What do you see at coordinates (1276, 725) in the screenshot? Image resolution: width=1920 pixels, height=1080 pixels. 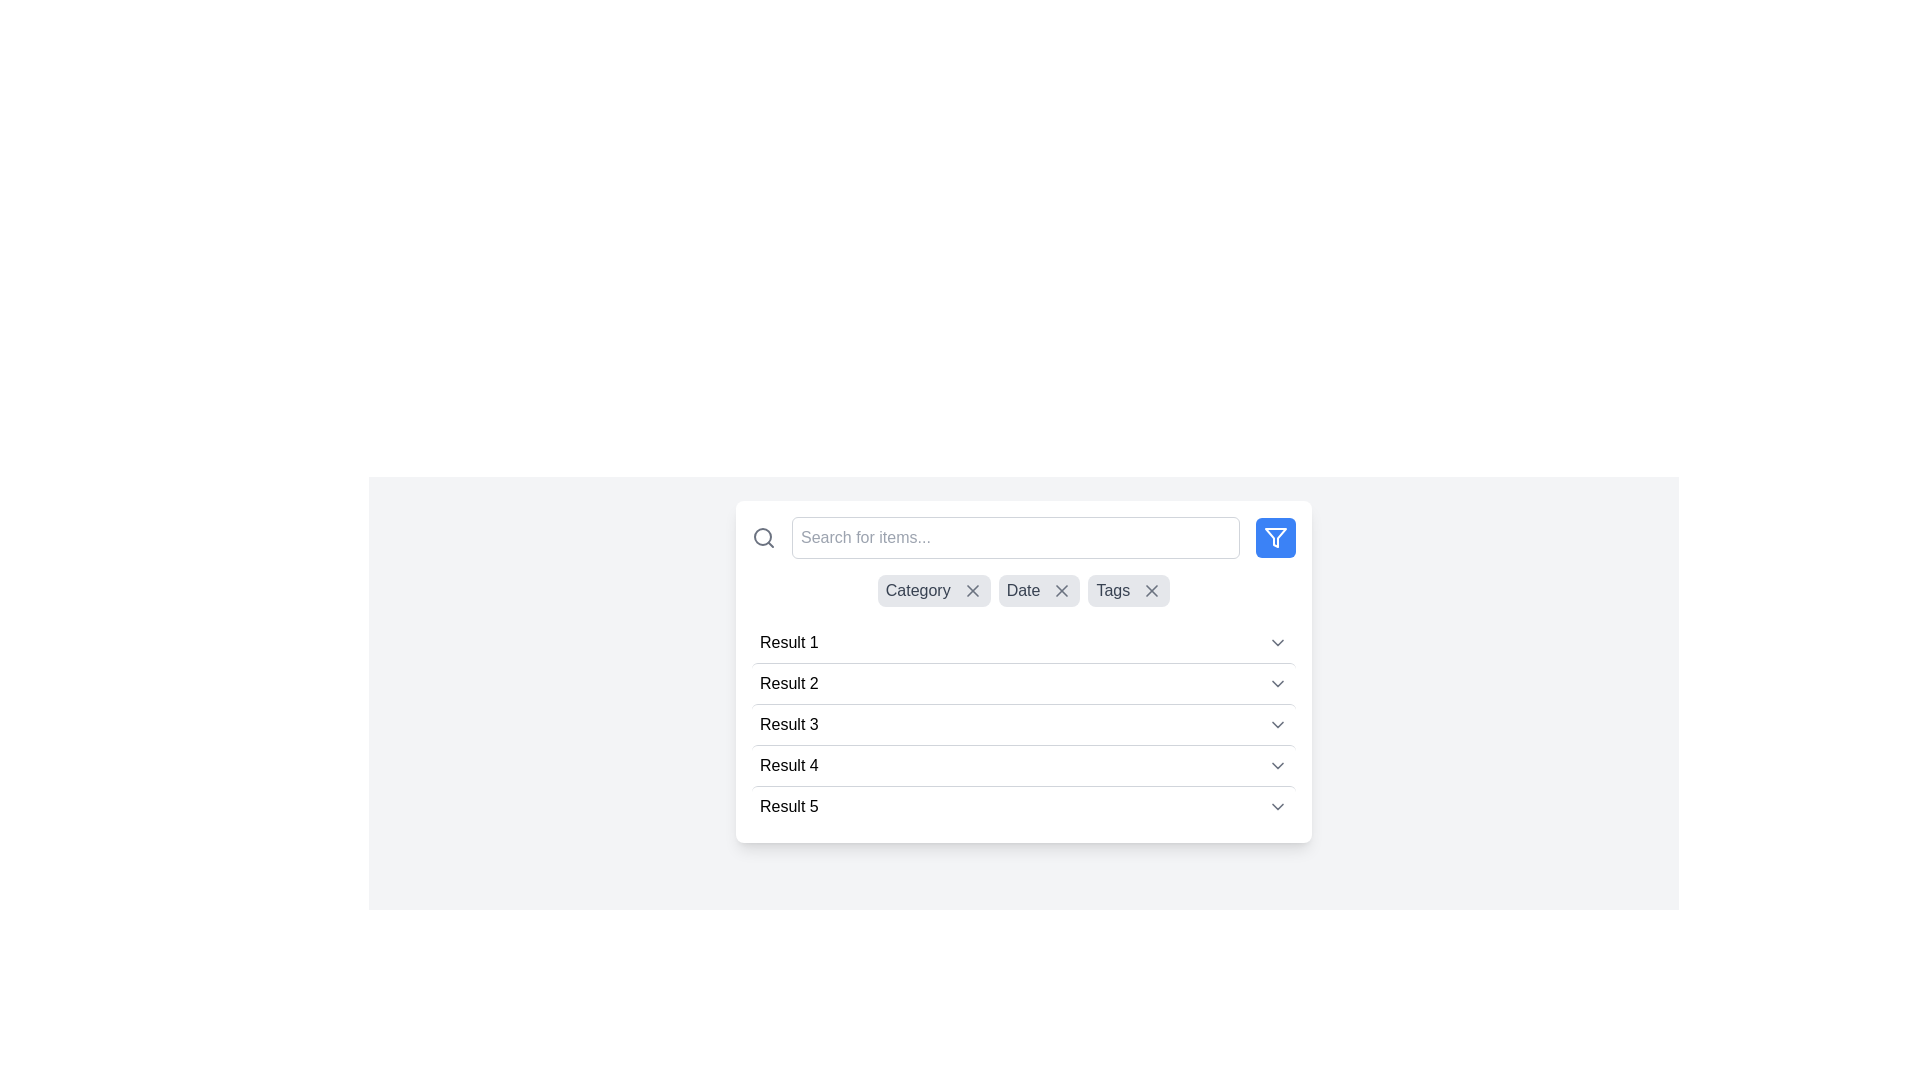 I see `the chevron icon located to the right of the 'Result 3' text` at bounding box center [1276, 725].